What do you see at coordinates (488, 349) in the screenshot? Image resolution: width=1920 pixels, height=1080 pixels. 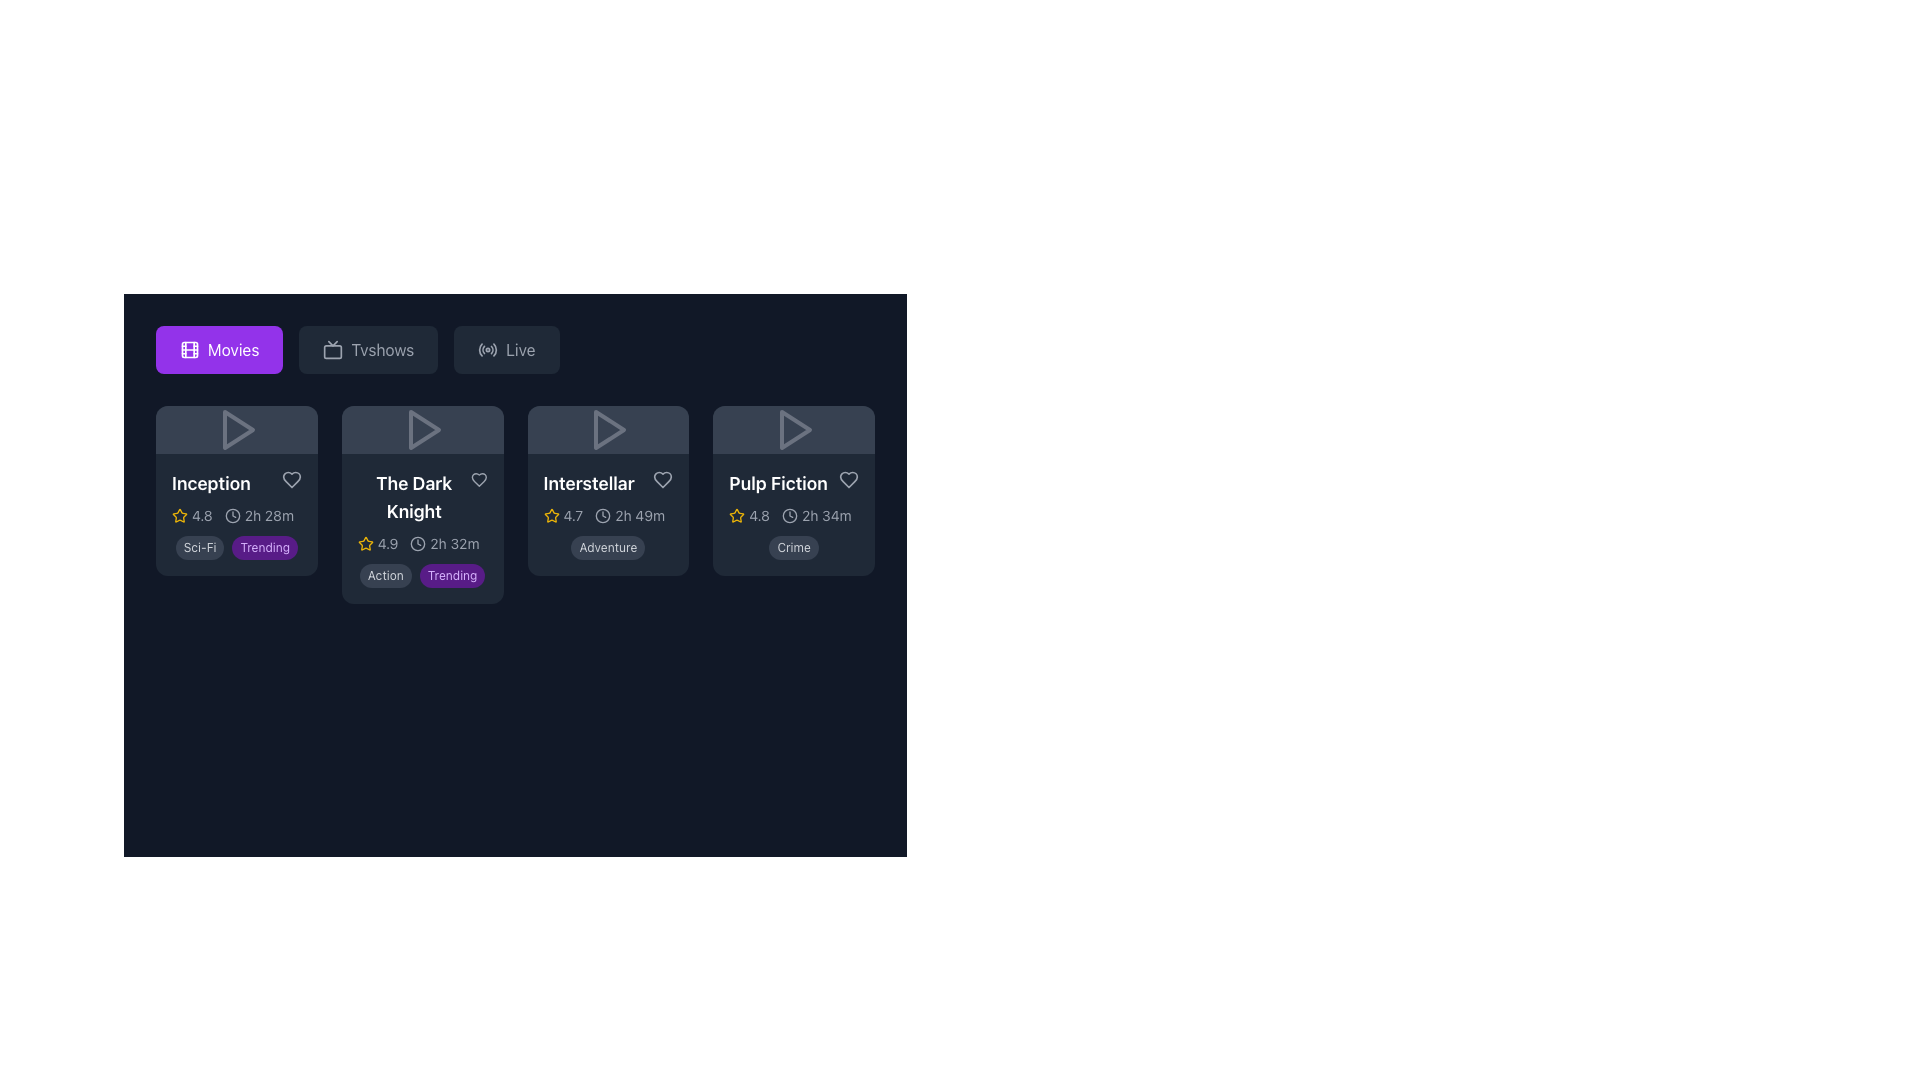 I see `the circular radio-like icon with concentric circles and a central dot located in the top-right corner of the interface, to the right of the 'Tvshows' button` at bounding box center [488, 349].